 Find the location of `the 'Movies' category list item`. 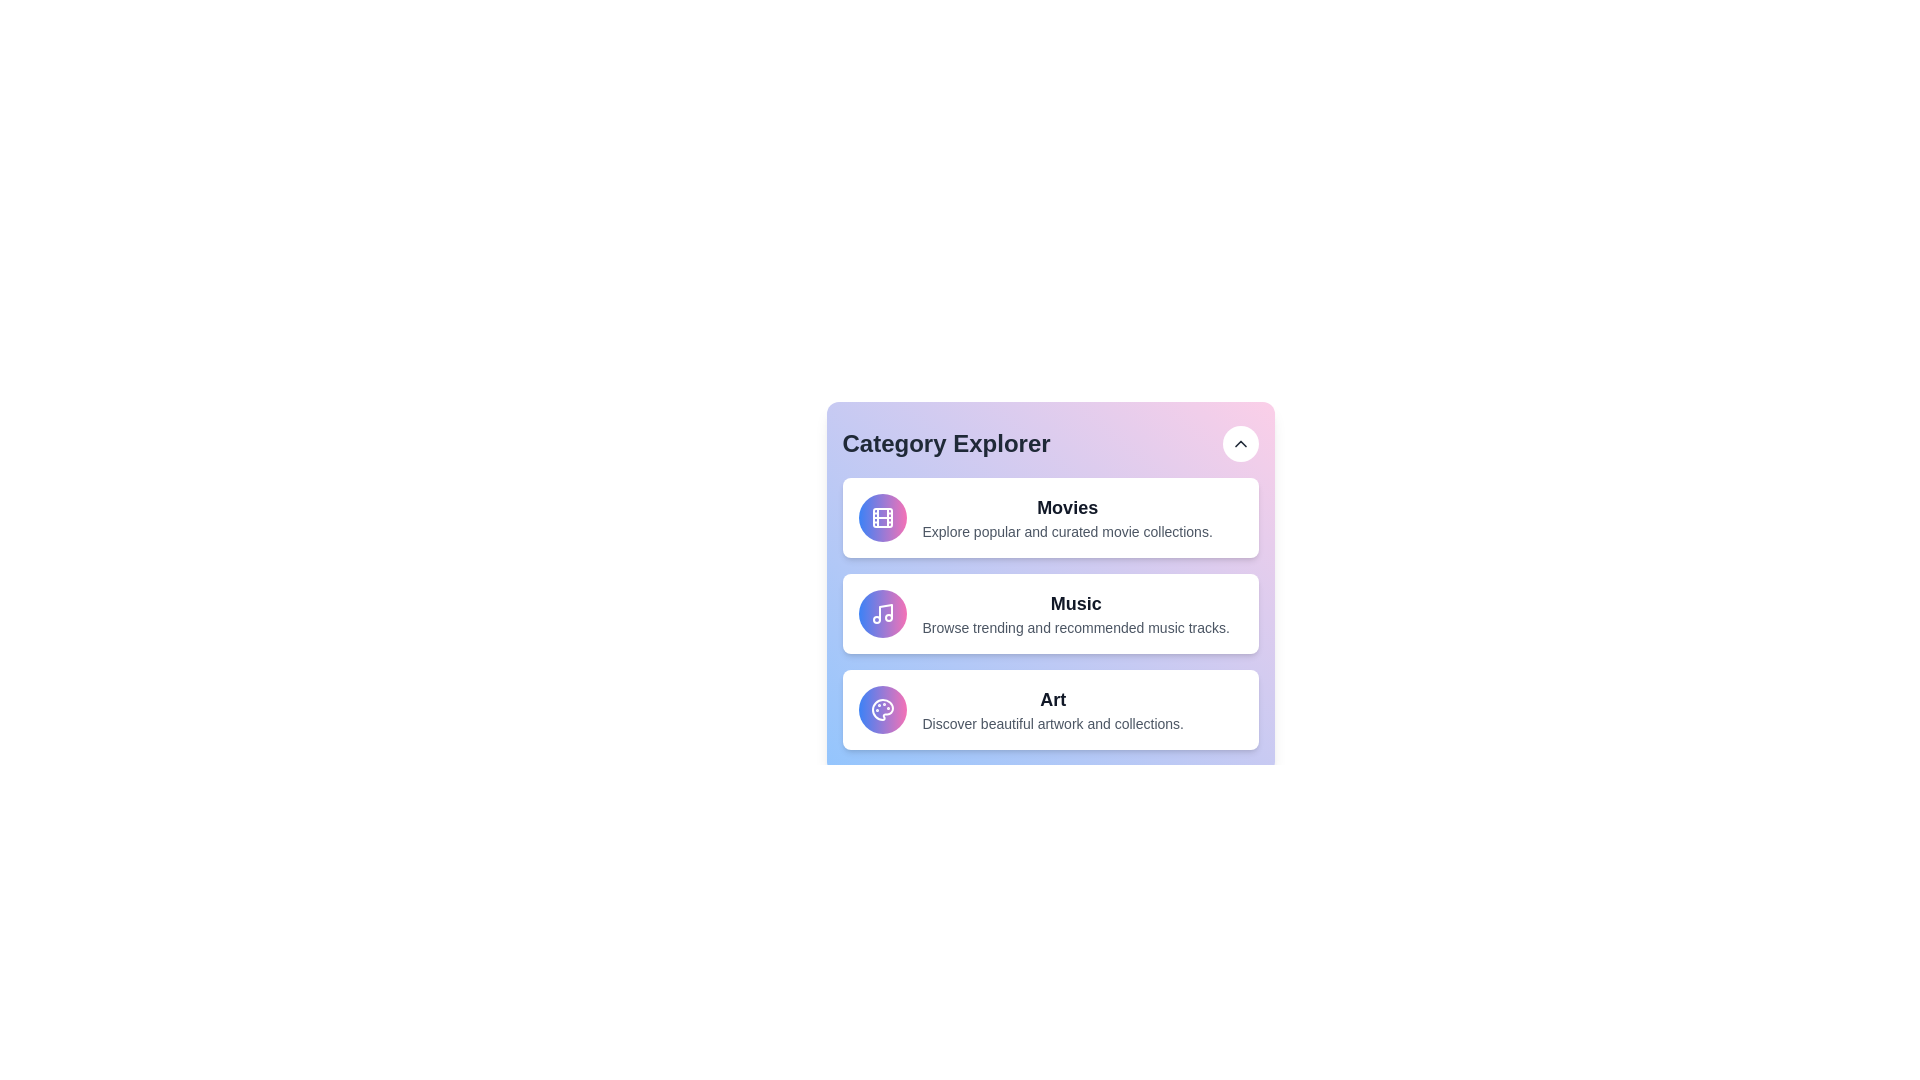

the 'Movies' category list item is located at coordinates (1049, 516).